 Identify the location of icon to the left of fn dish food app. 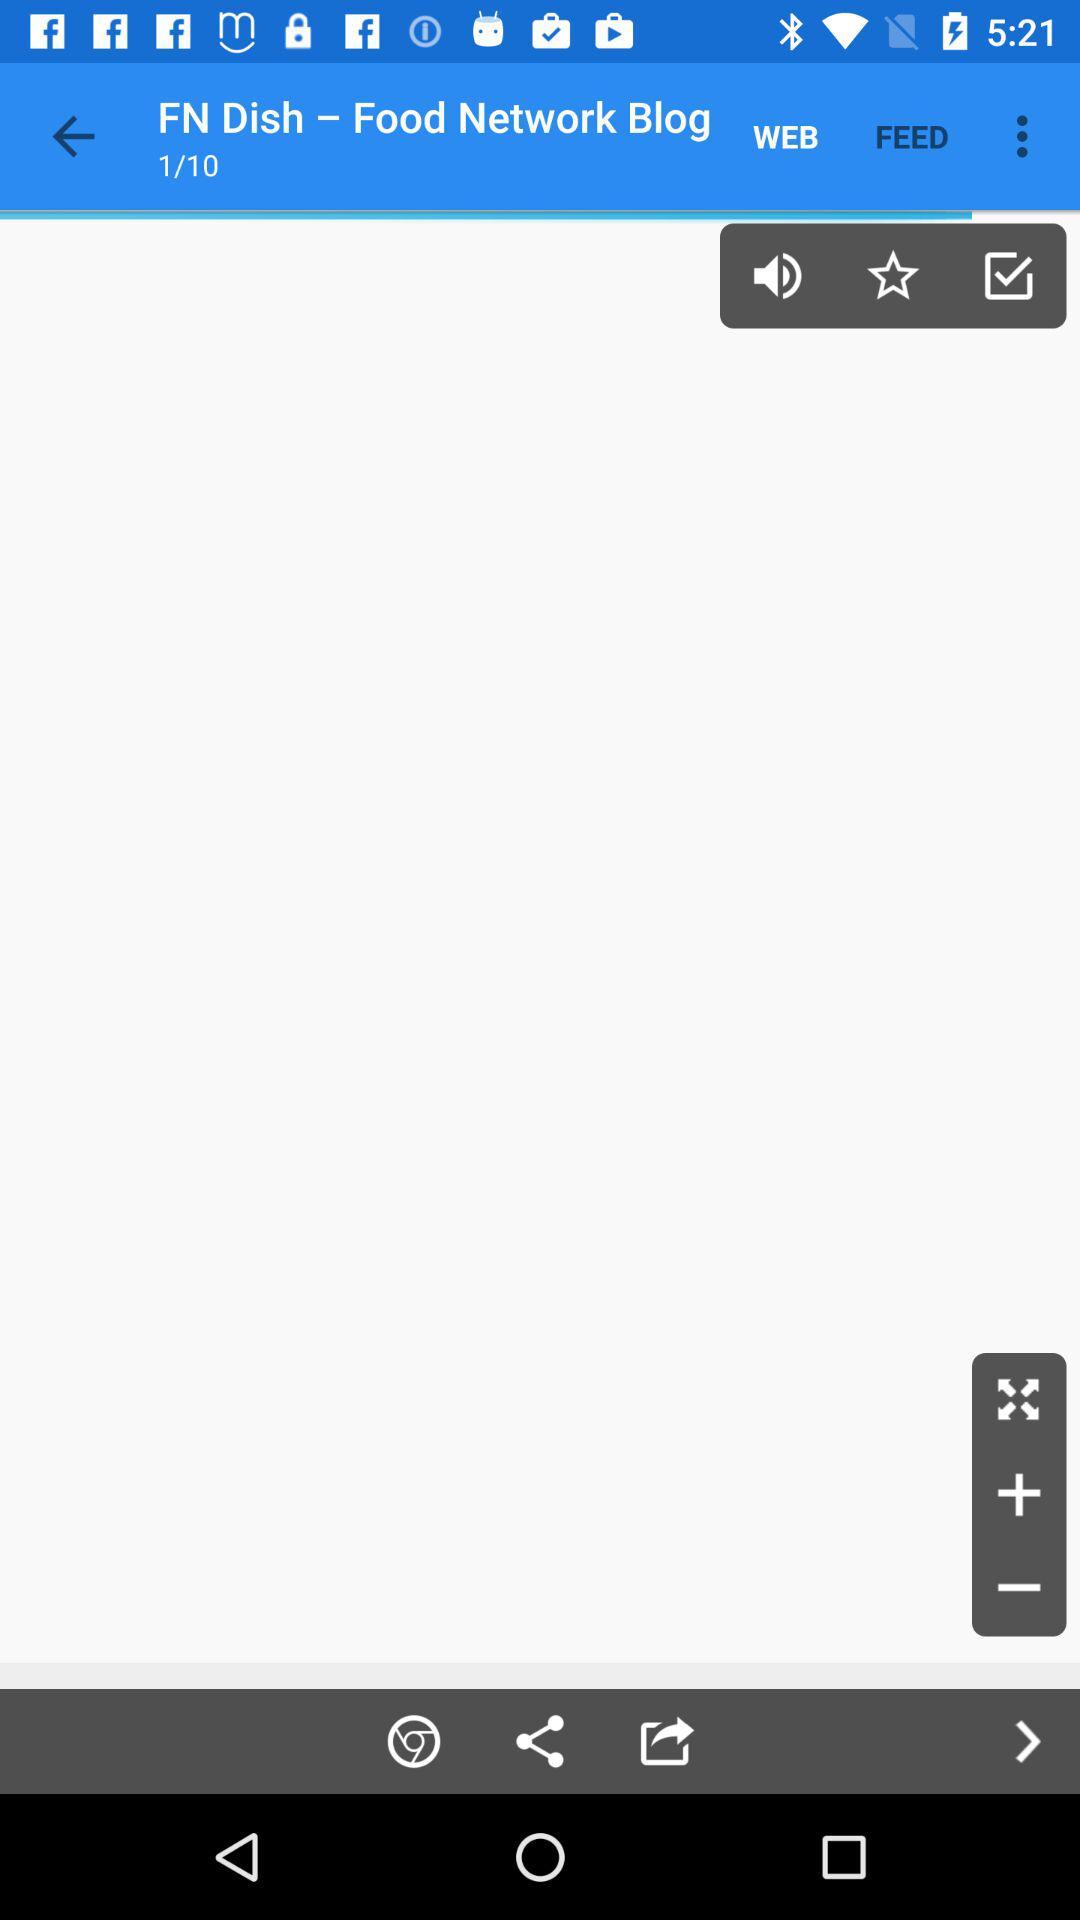
(72, 135).